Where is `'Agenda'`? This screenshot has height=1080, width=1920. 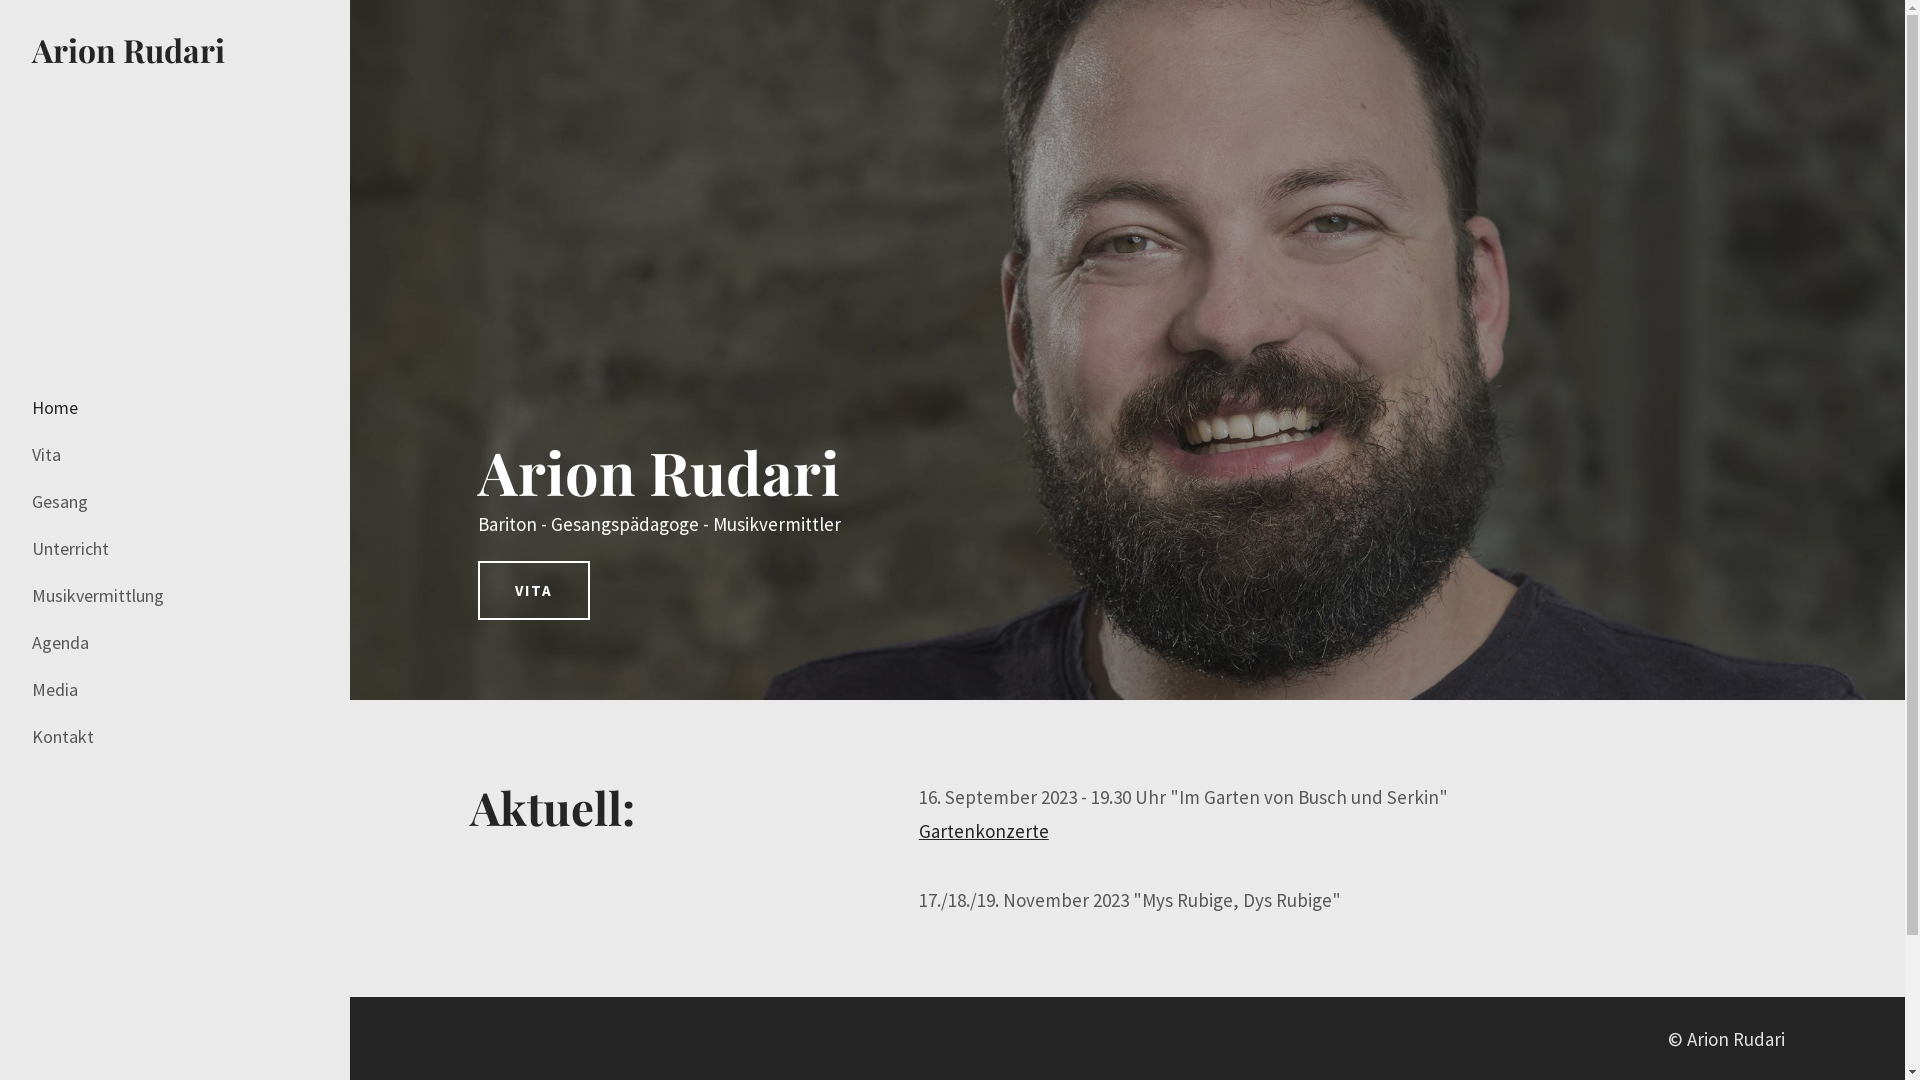 'Agenda' is located at coordinates (66, 643).